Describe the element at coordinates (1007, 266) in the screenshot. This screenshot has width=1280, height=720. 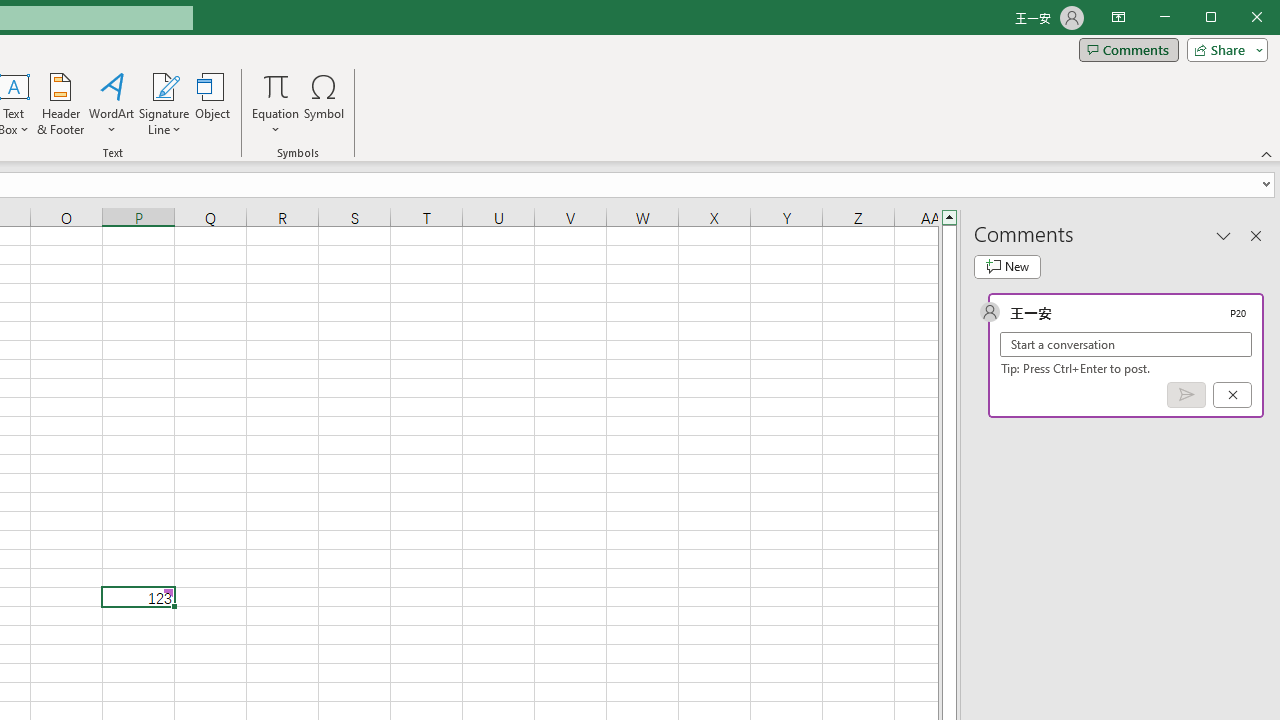
I see `'New comment'` at that location.